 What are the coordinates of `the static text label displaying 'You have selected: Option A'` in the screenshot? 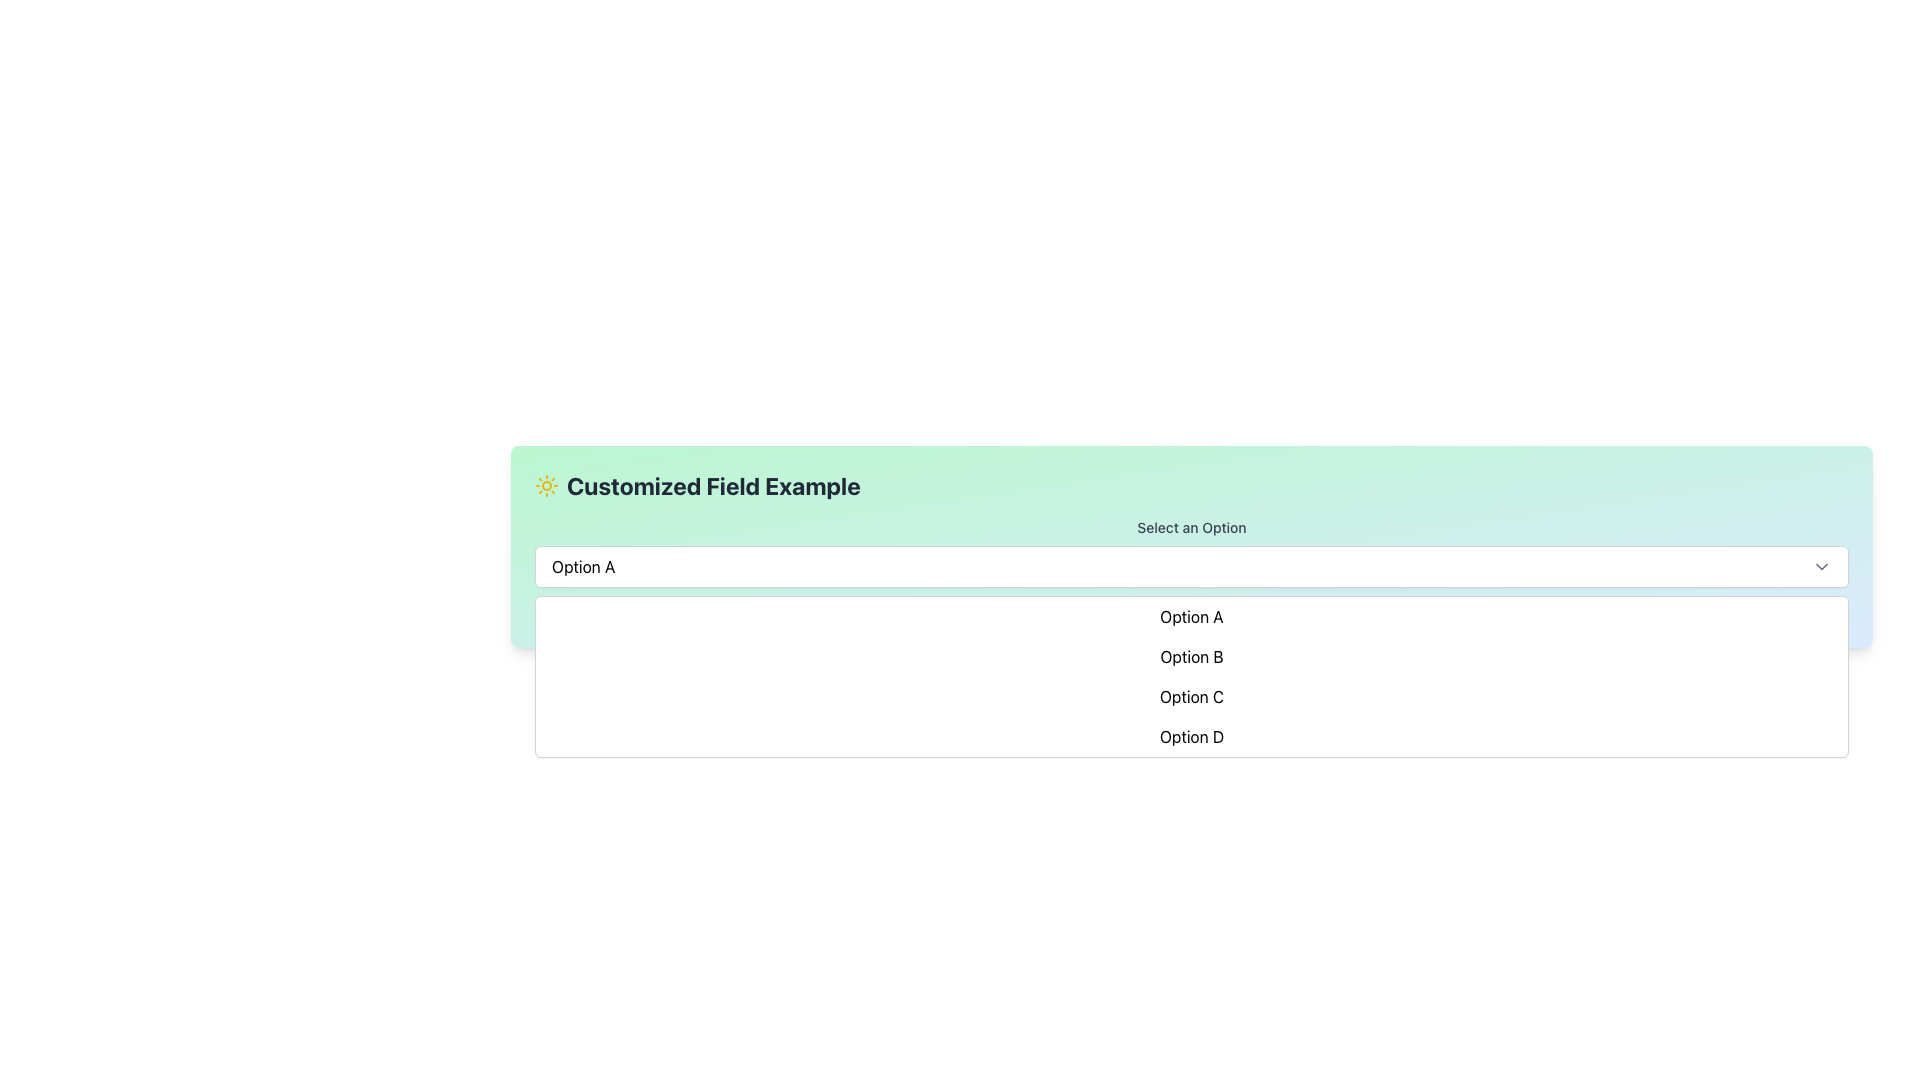 It's located at (1191, 612).